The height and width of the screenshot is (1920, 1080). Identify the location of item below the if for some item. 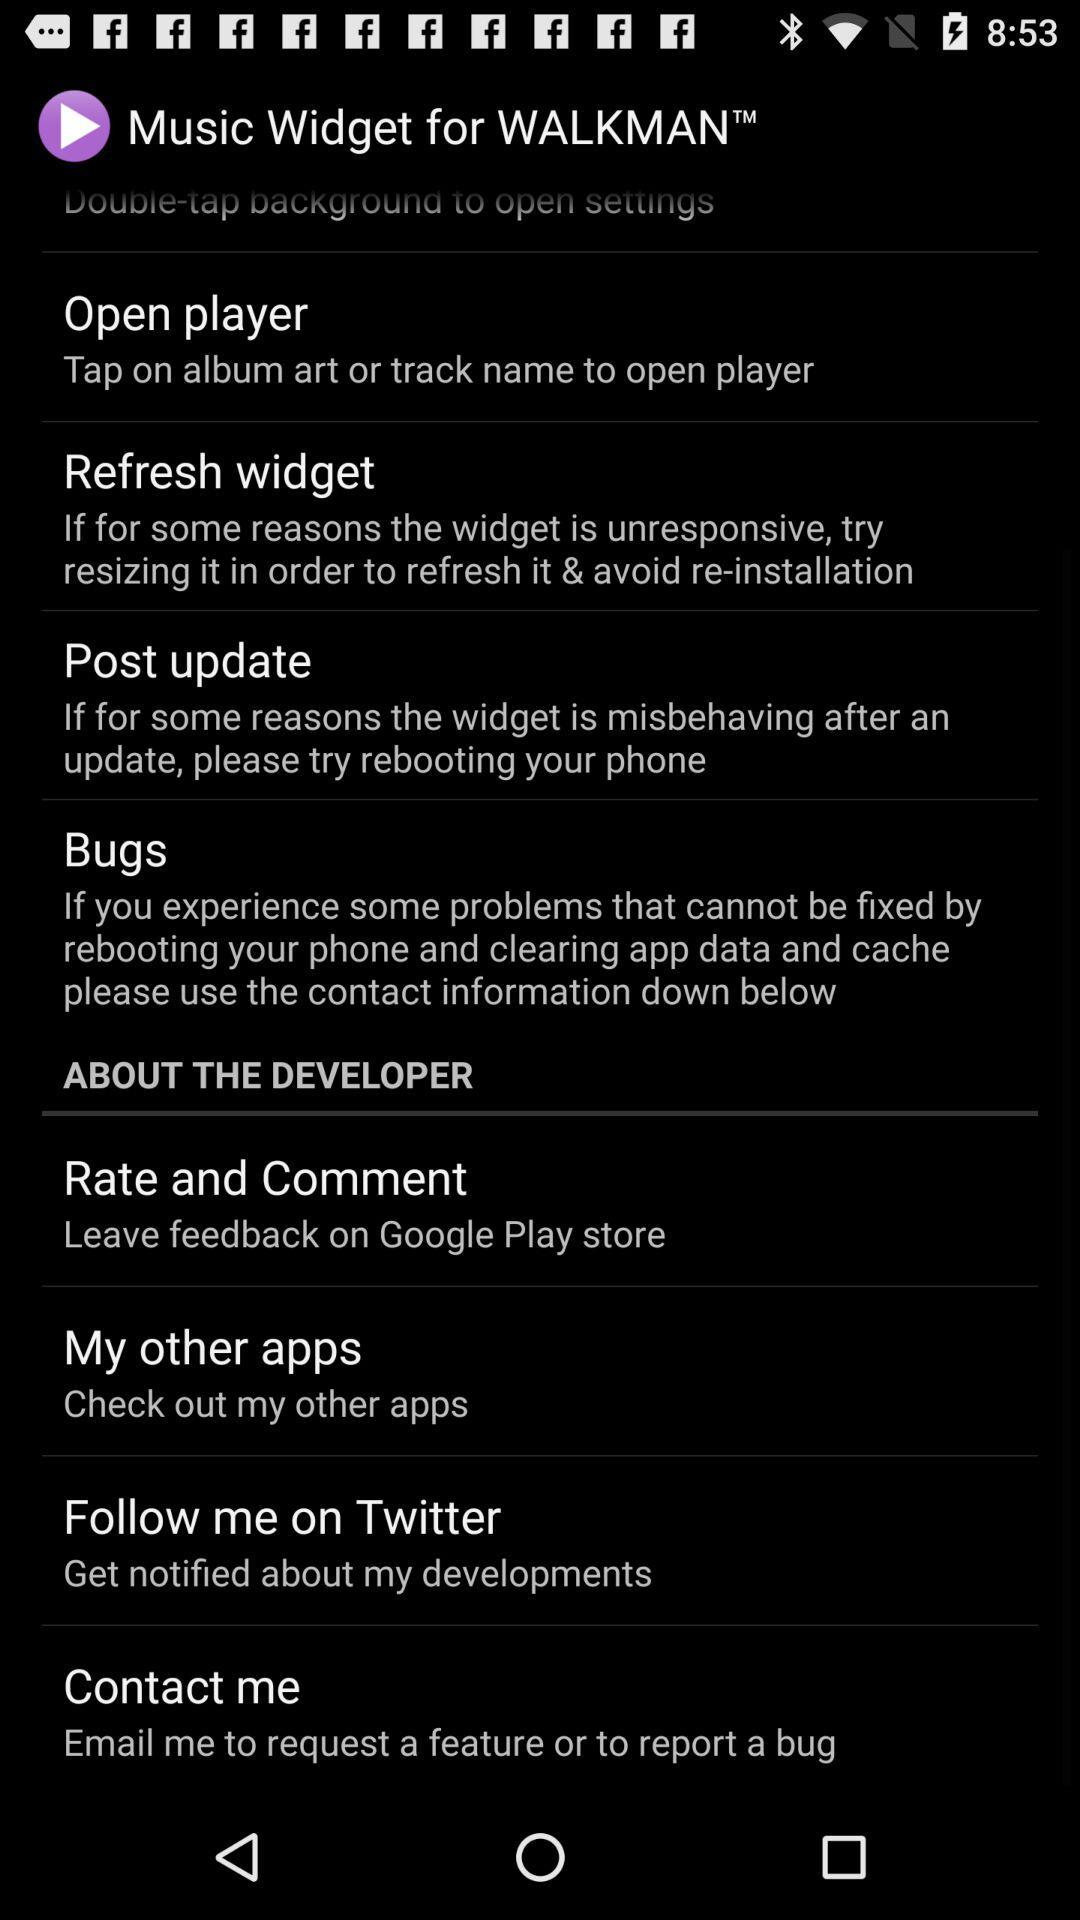
(187, 658).